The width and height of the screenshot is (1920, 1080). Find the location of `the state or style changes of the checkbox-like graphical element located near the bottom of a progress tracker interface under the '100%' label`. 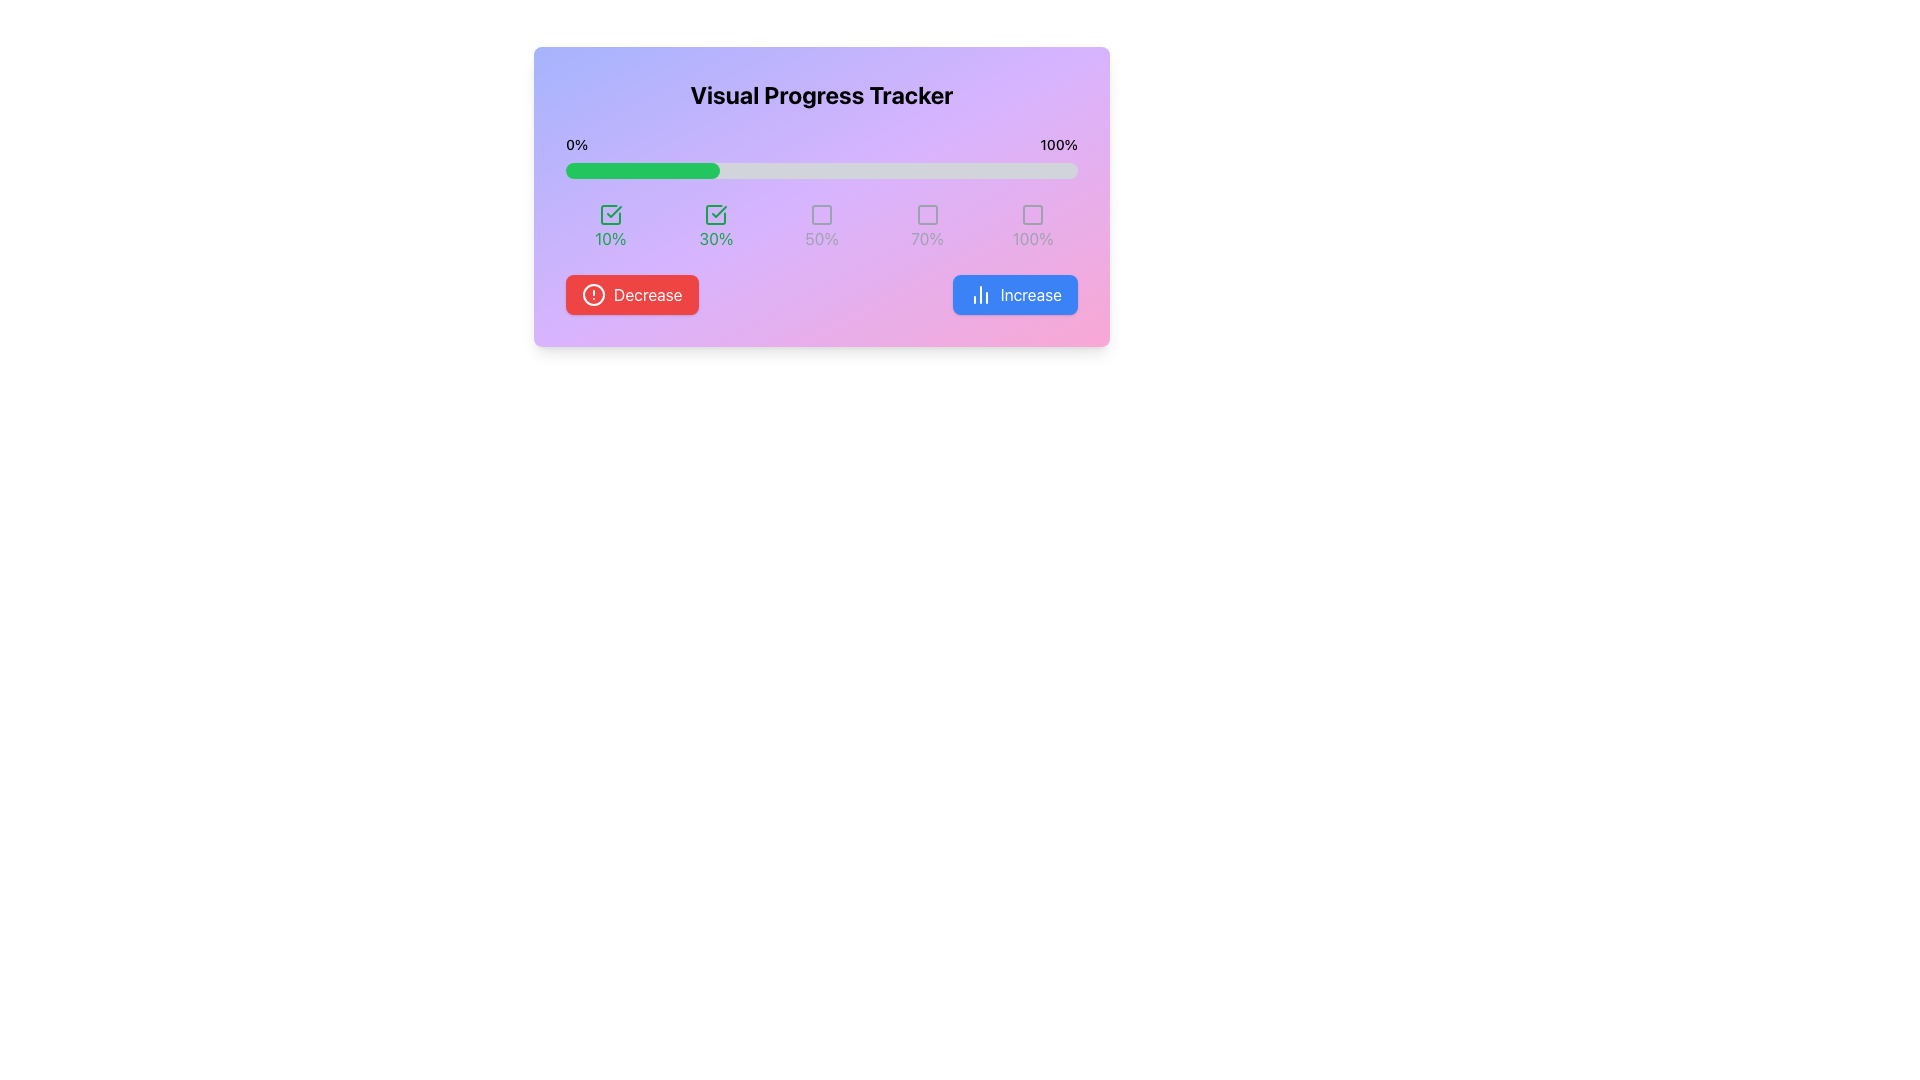

the state or style changes of the checkbox-like graphical element located near the bottom of a progress tracker interface under the '100%' label is located at coordinates (1033, 215).